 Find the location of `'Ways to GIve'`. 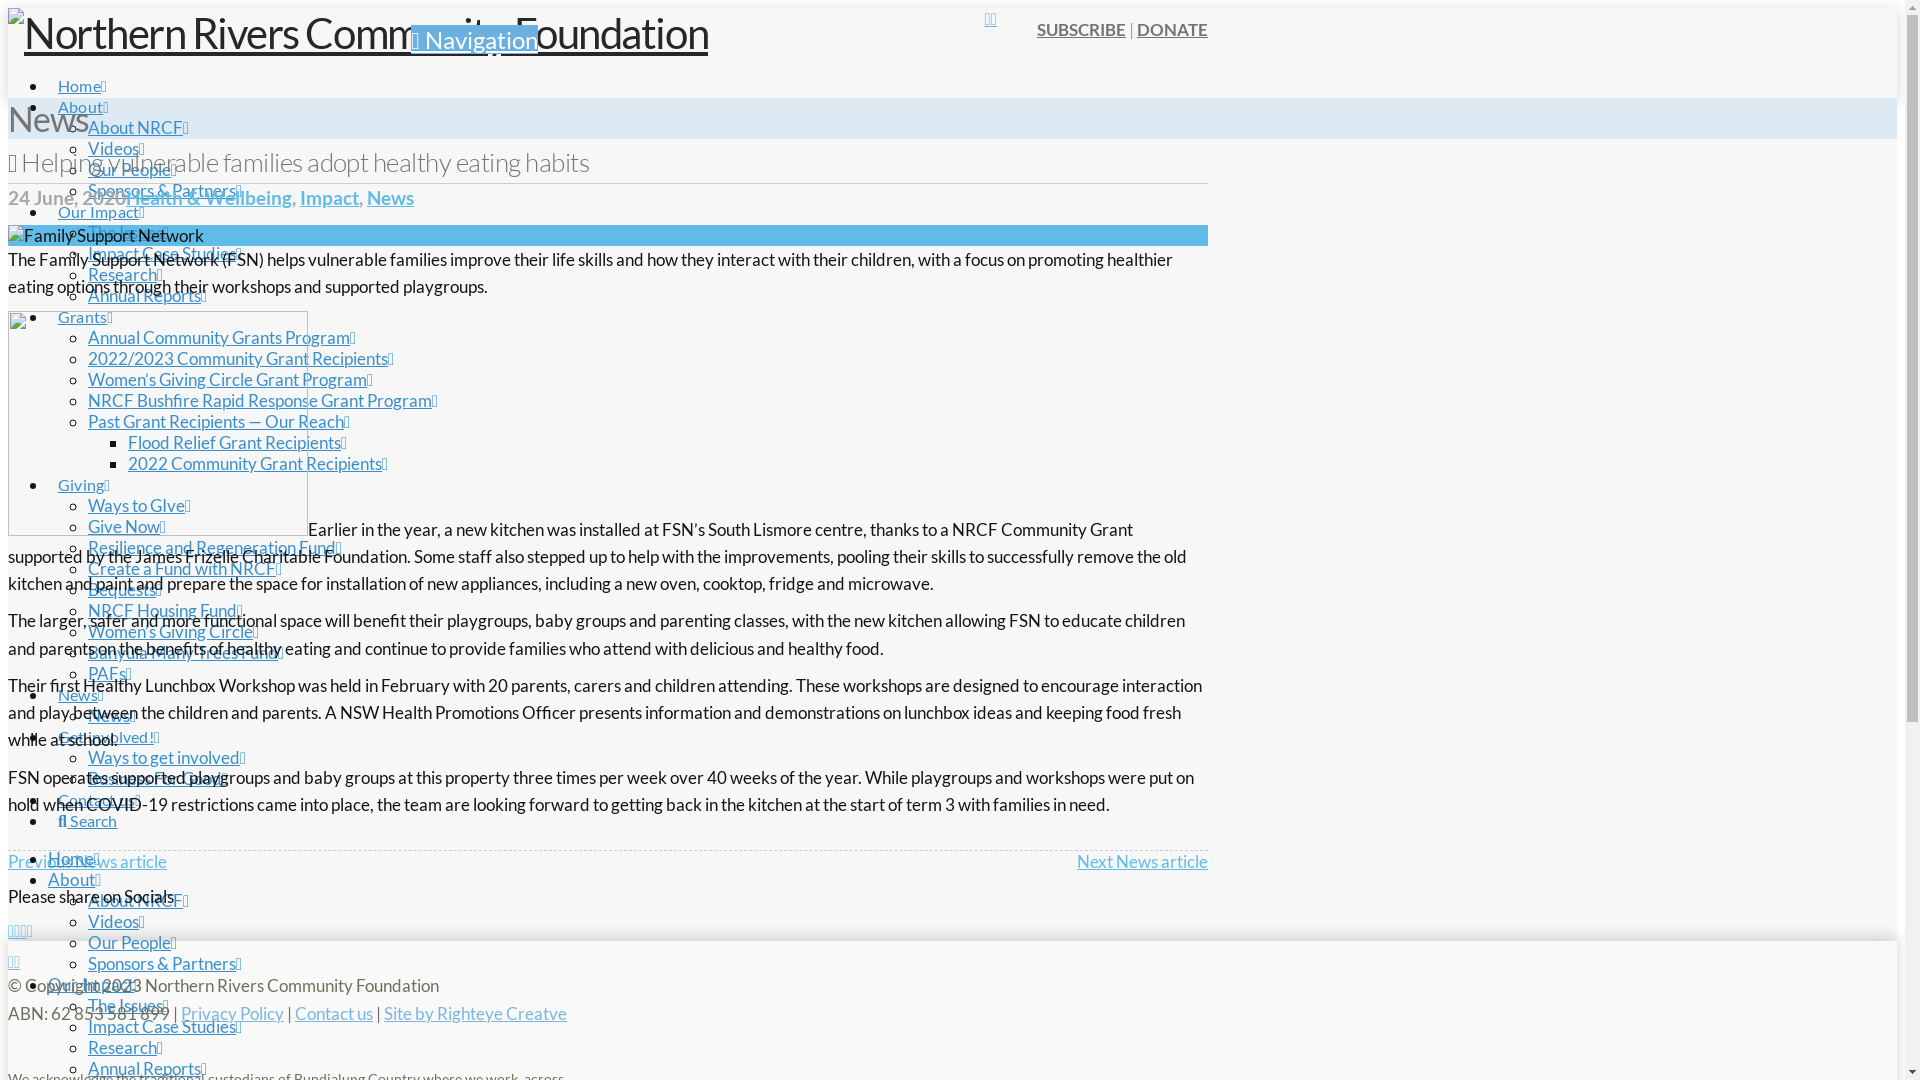

'Ways to GIve' is located at coordinates (138, 504).